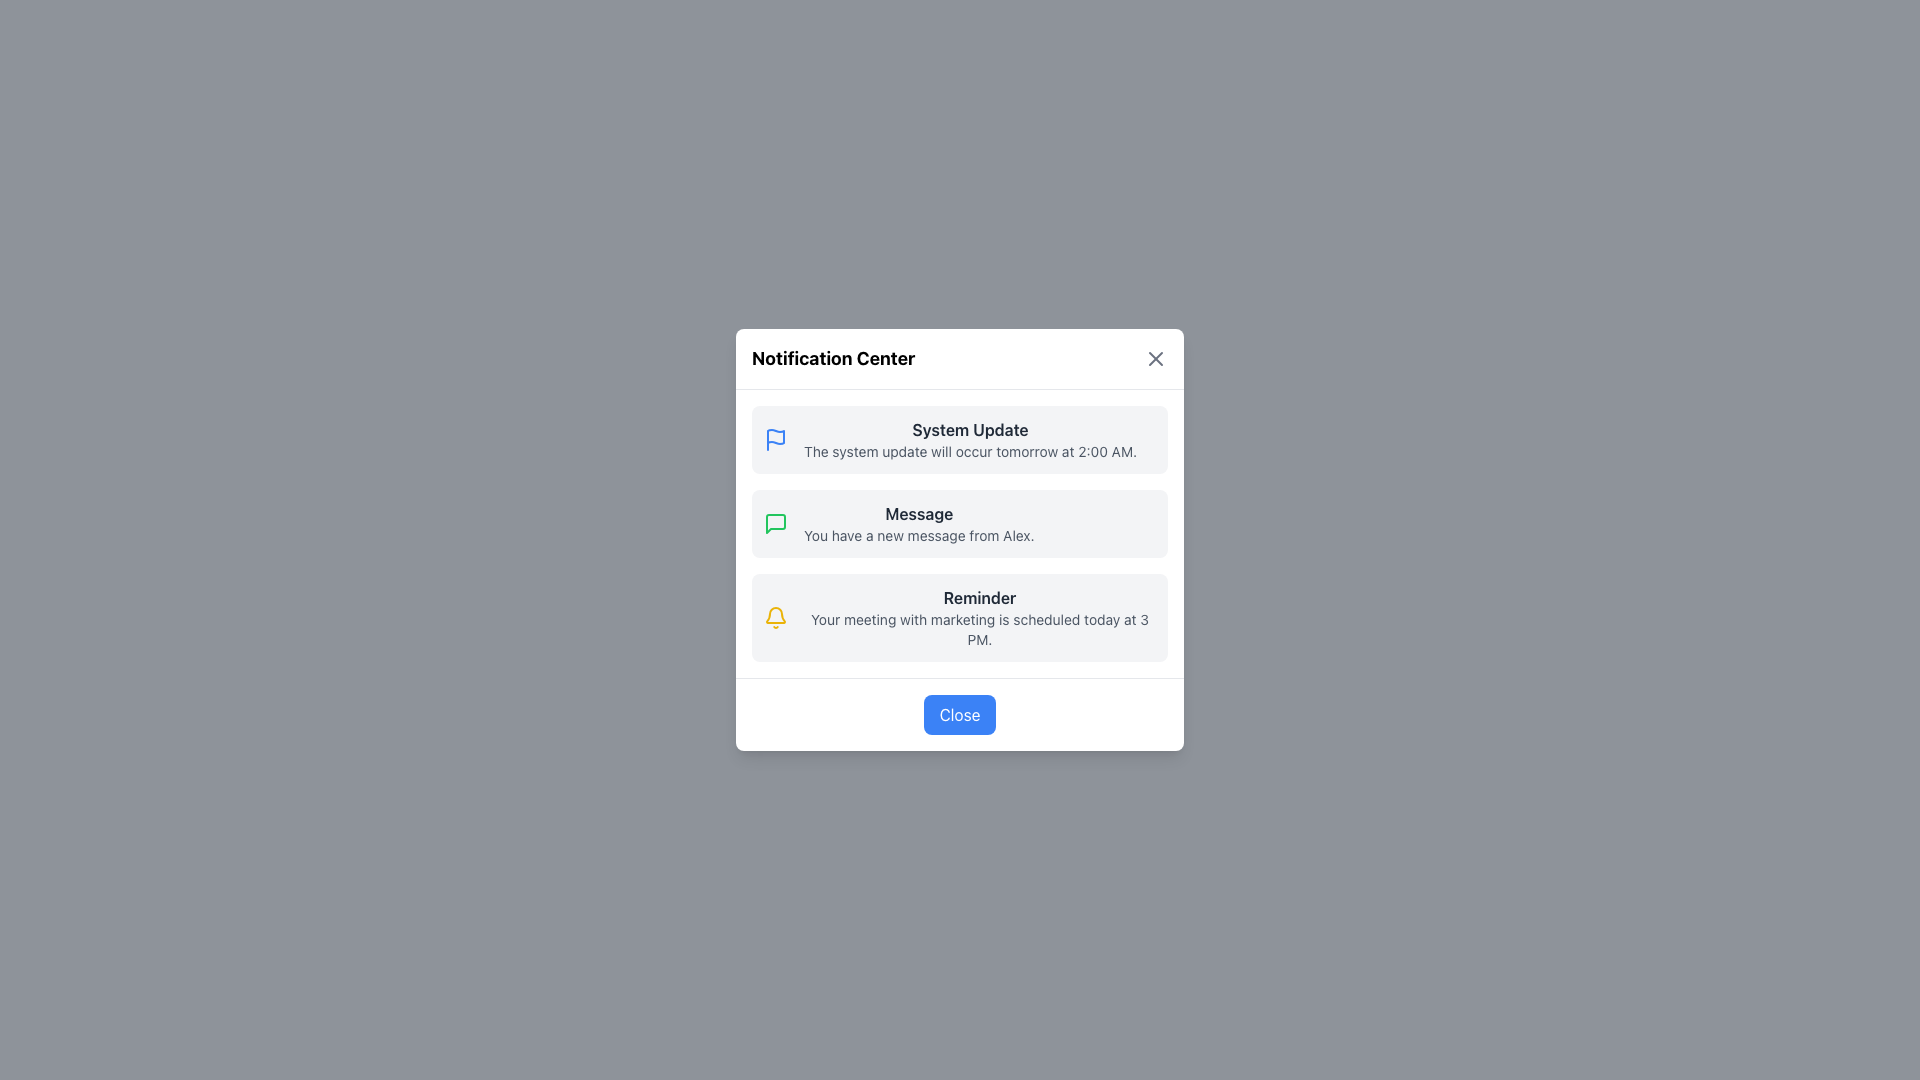  What do you see at coordinates (775, 523) in the screenshot?
I see `the speech bubble icon located to the left of the 'Message' notification titled 'You have a new message from Alex.' in the Notification Center interface` at bounding box center [775, 523].